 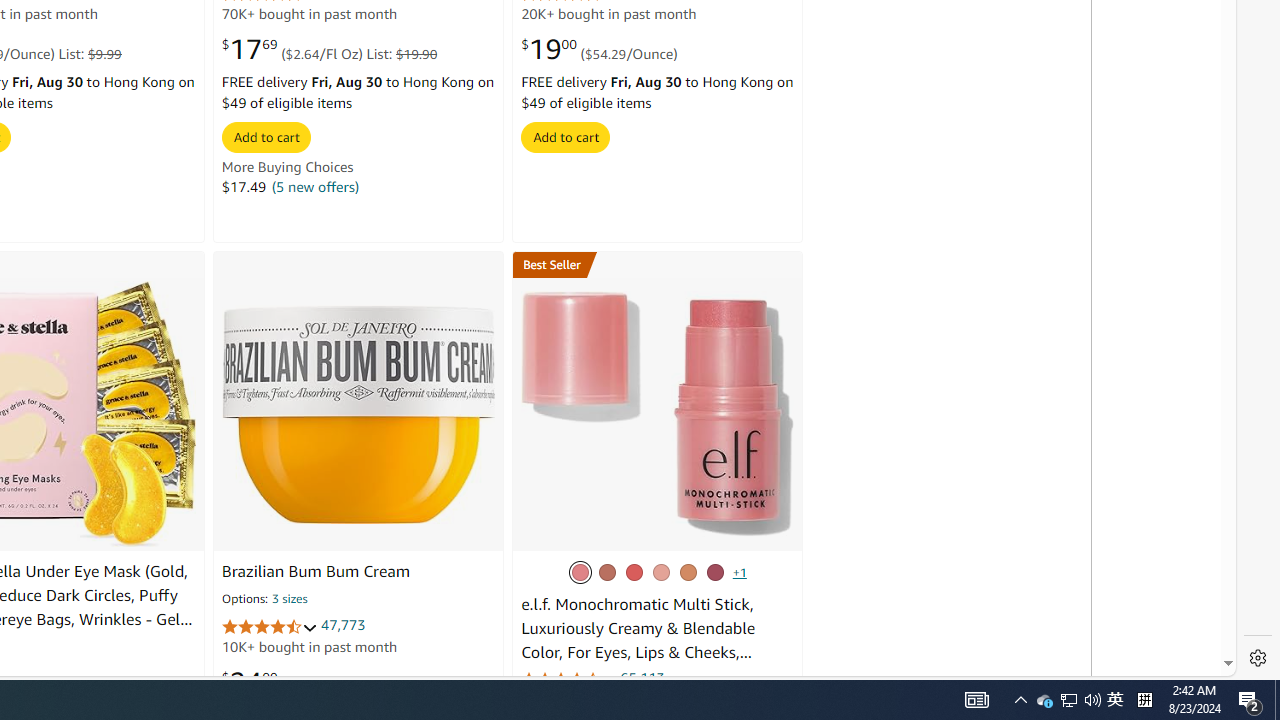 I want to click on '47,773', so click(x=343, y=623).